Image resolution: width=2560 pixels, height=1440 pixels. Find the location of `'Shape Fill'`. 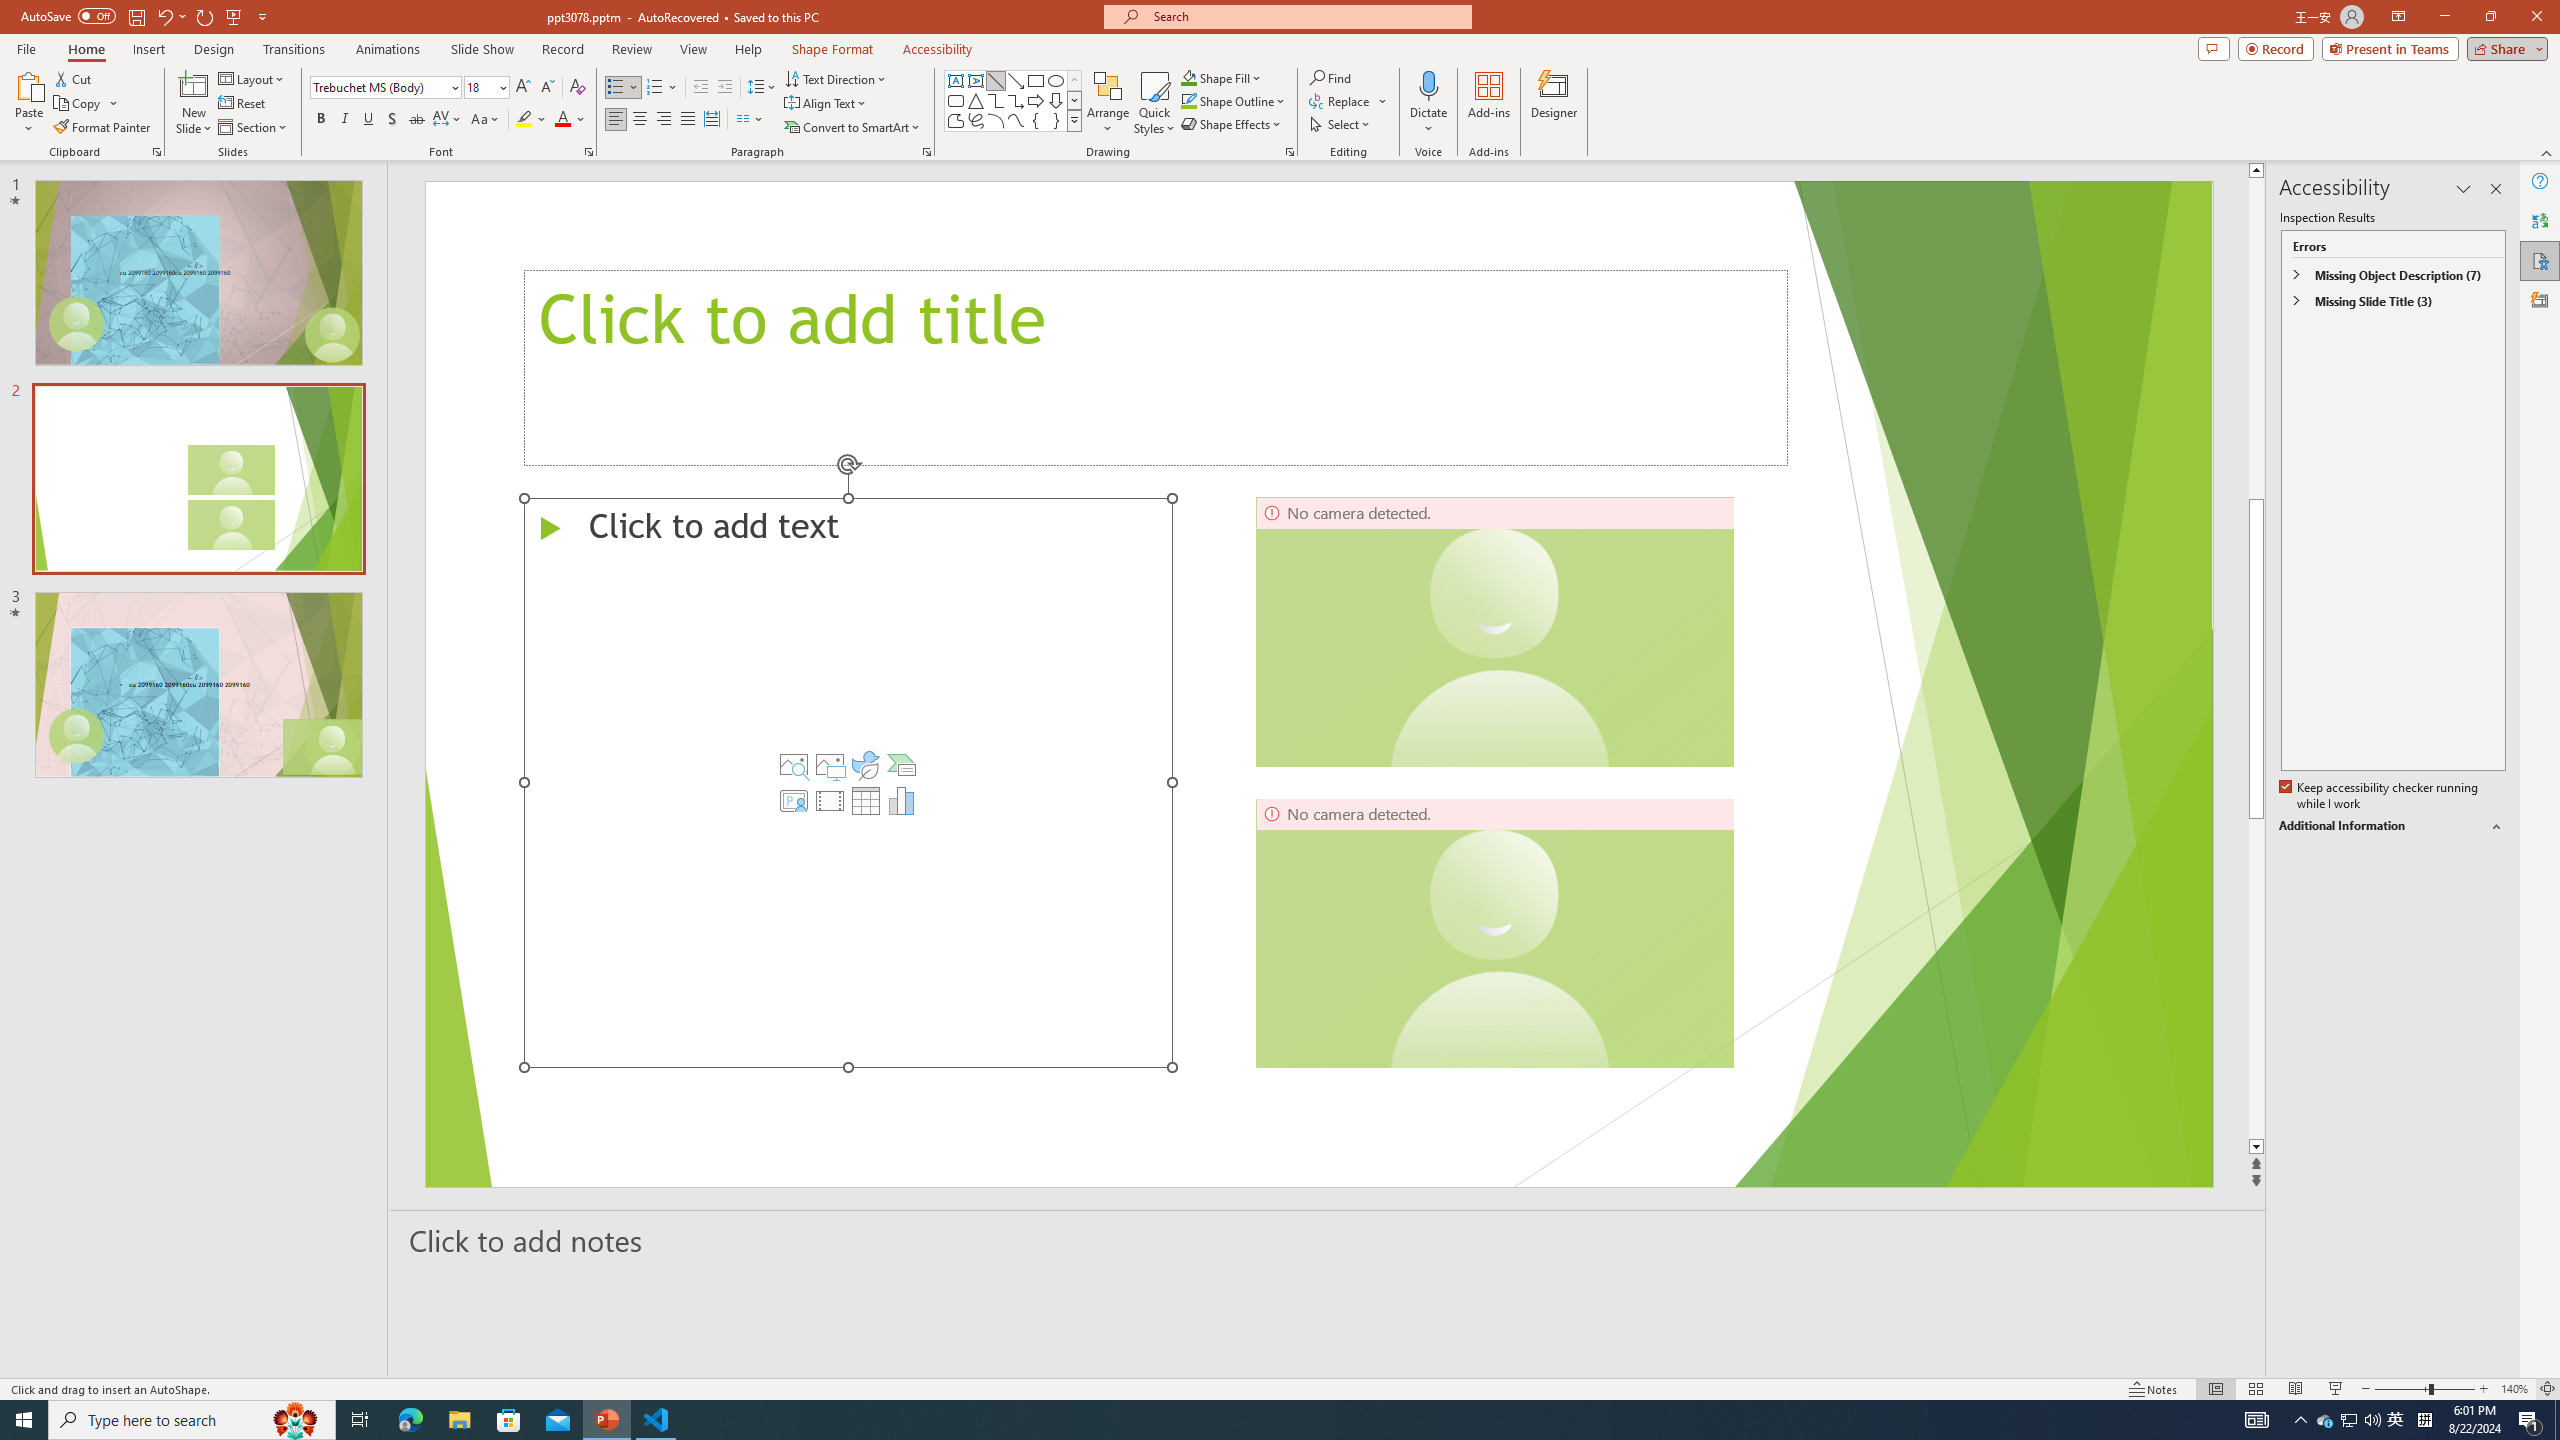

'Shape Fill' is located at coordinates (1222, 77).